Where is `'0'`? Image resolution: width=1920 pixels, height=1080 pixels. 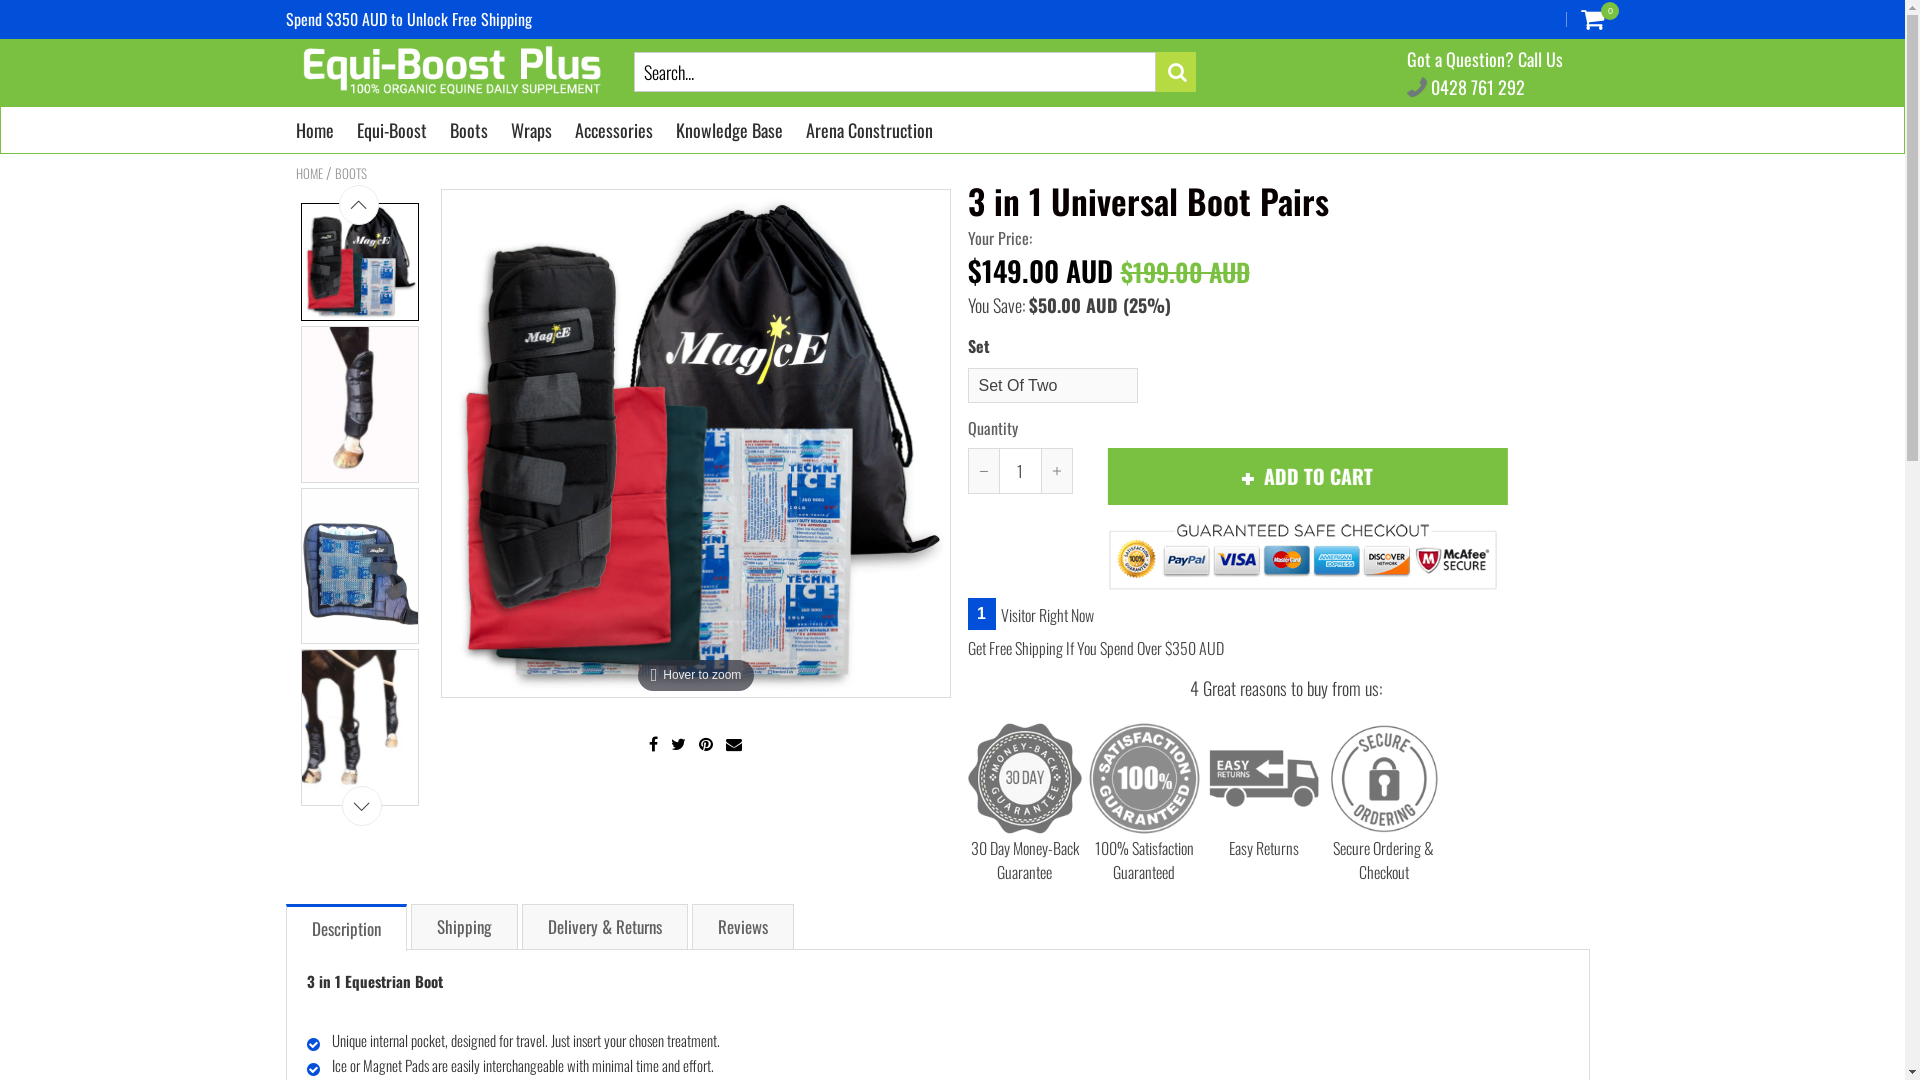
'0' is located at coordinates (1591, 19).